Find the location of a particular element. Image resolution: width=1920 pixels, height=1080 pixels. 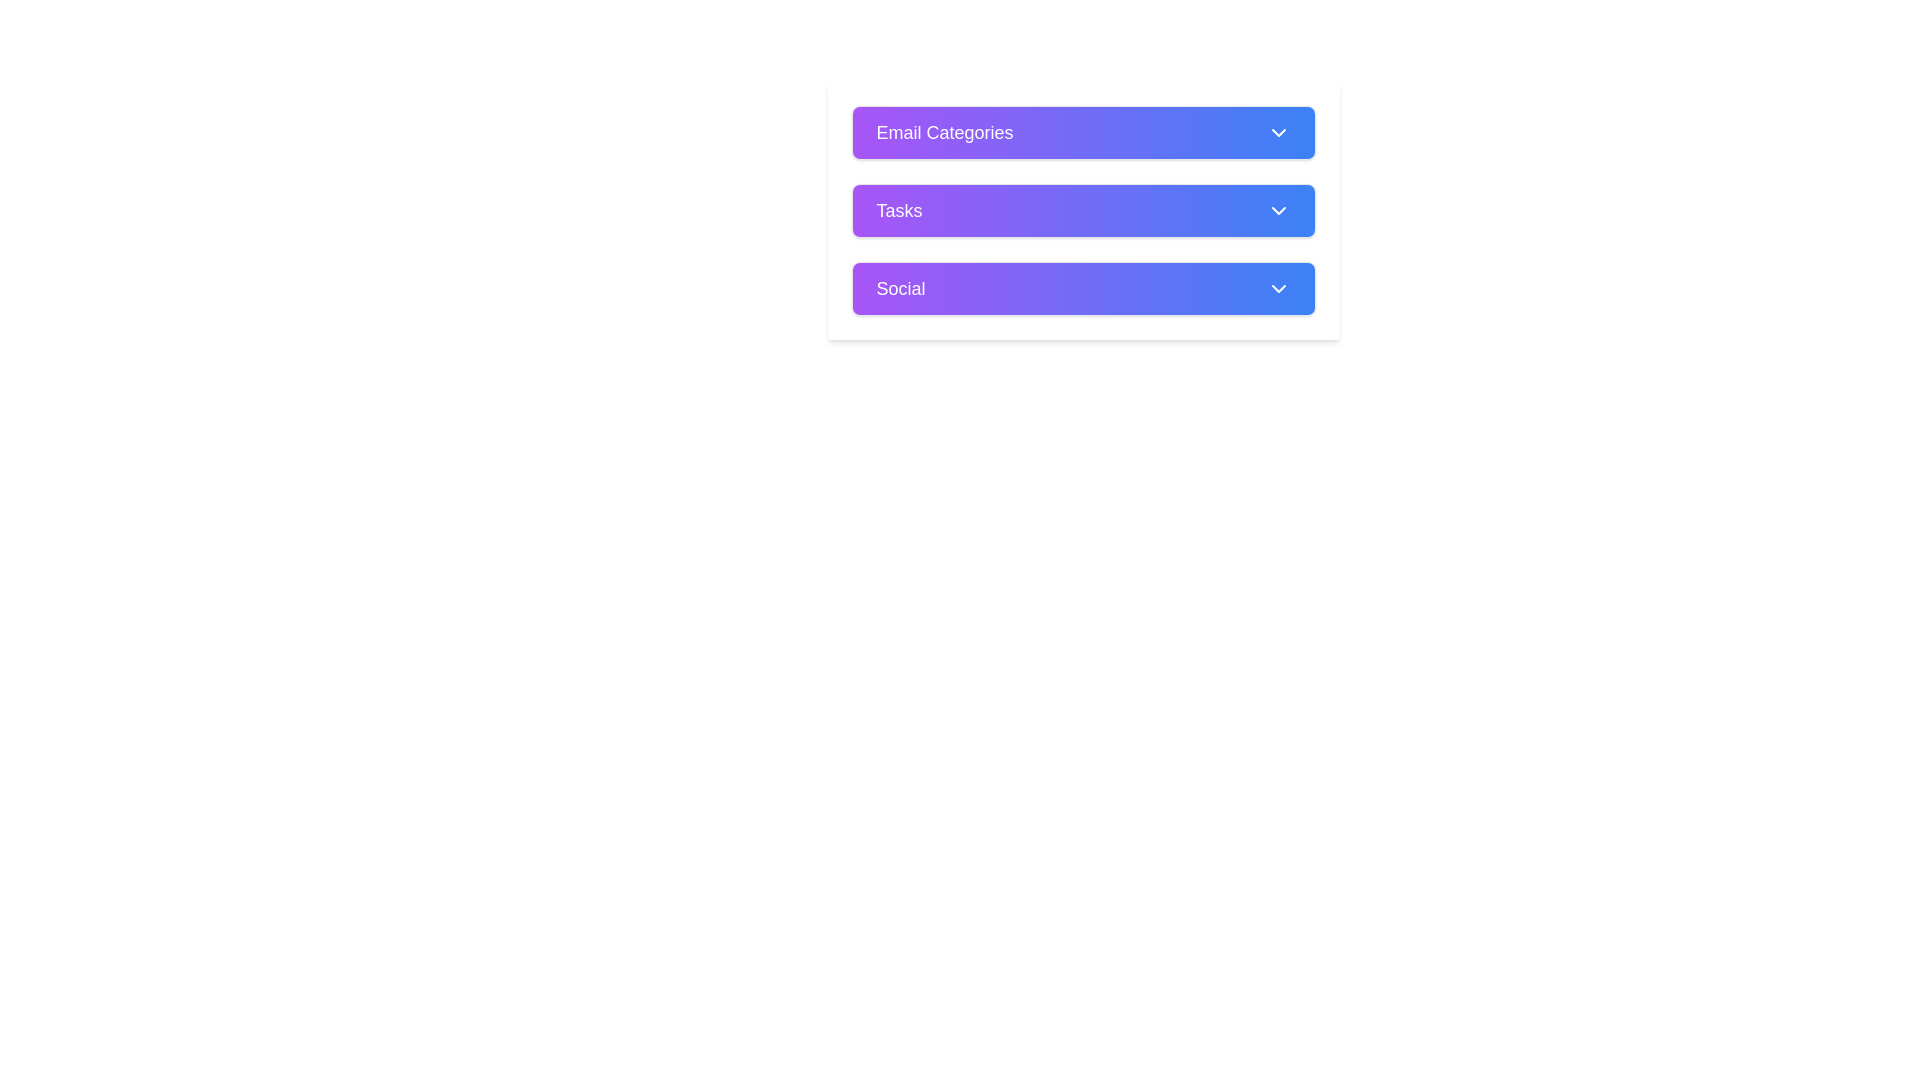

the Expandable dropdown indicator icon located at the right end of the 'Tasks' button is located at coordinates (1277, 211).